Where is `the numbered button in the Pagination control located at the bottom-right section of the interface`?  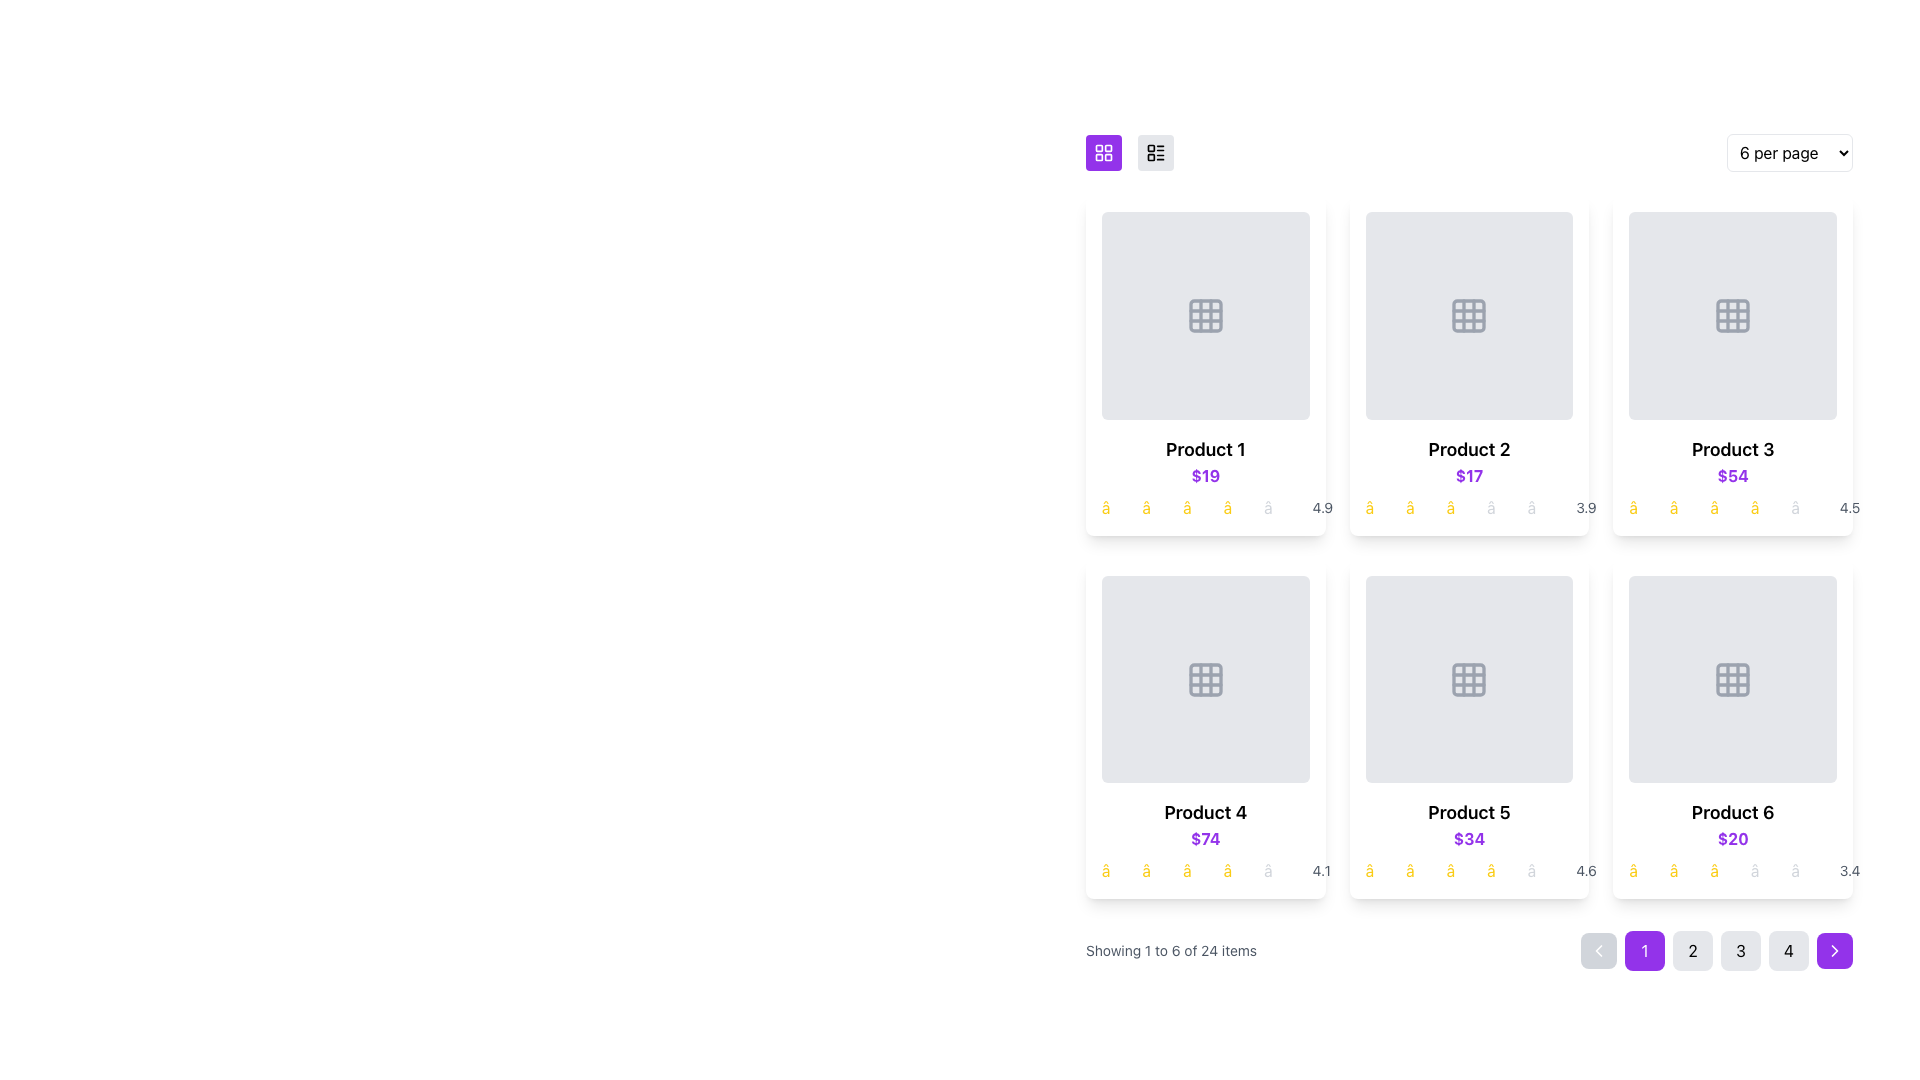 the numbered button in the Pagination control located at the bottom-right section of the interface is located at coordinates (1716, 950).